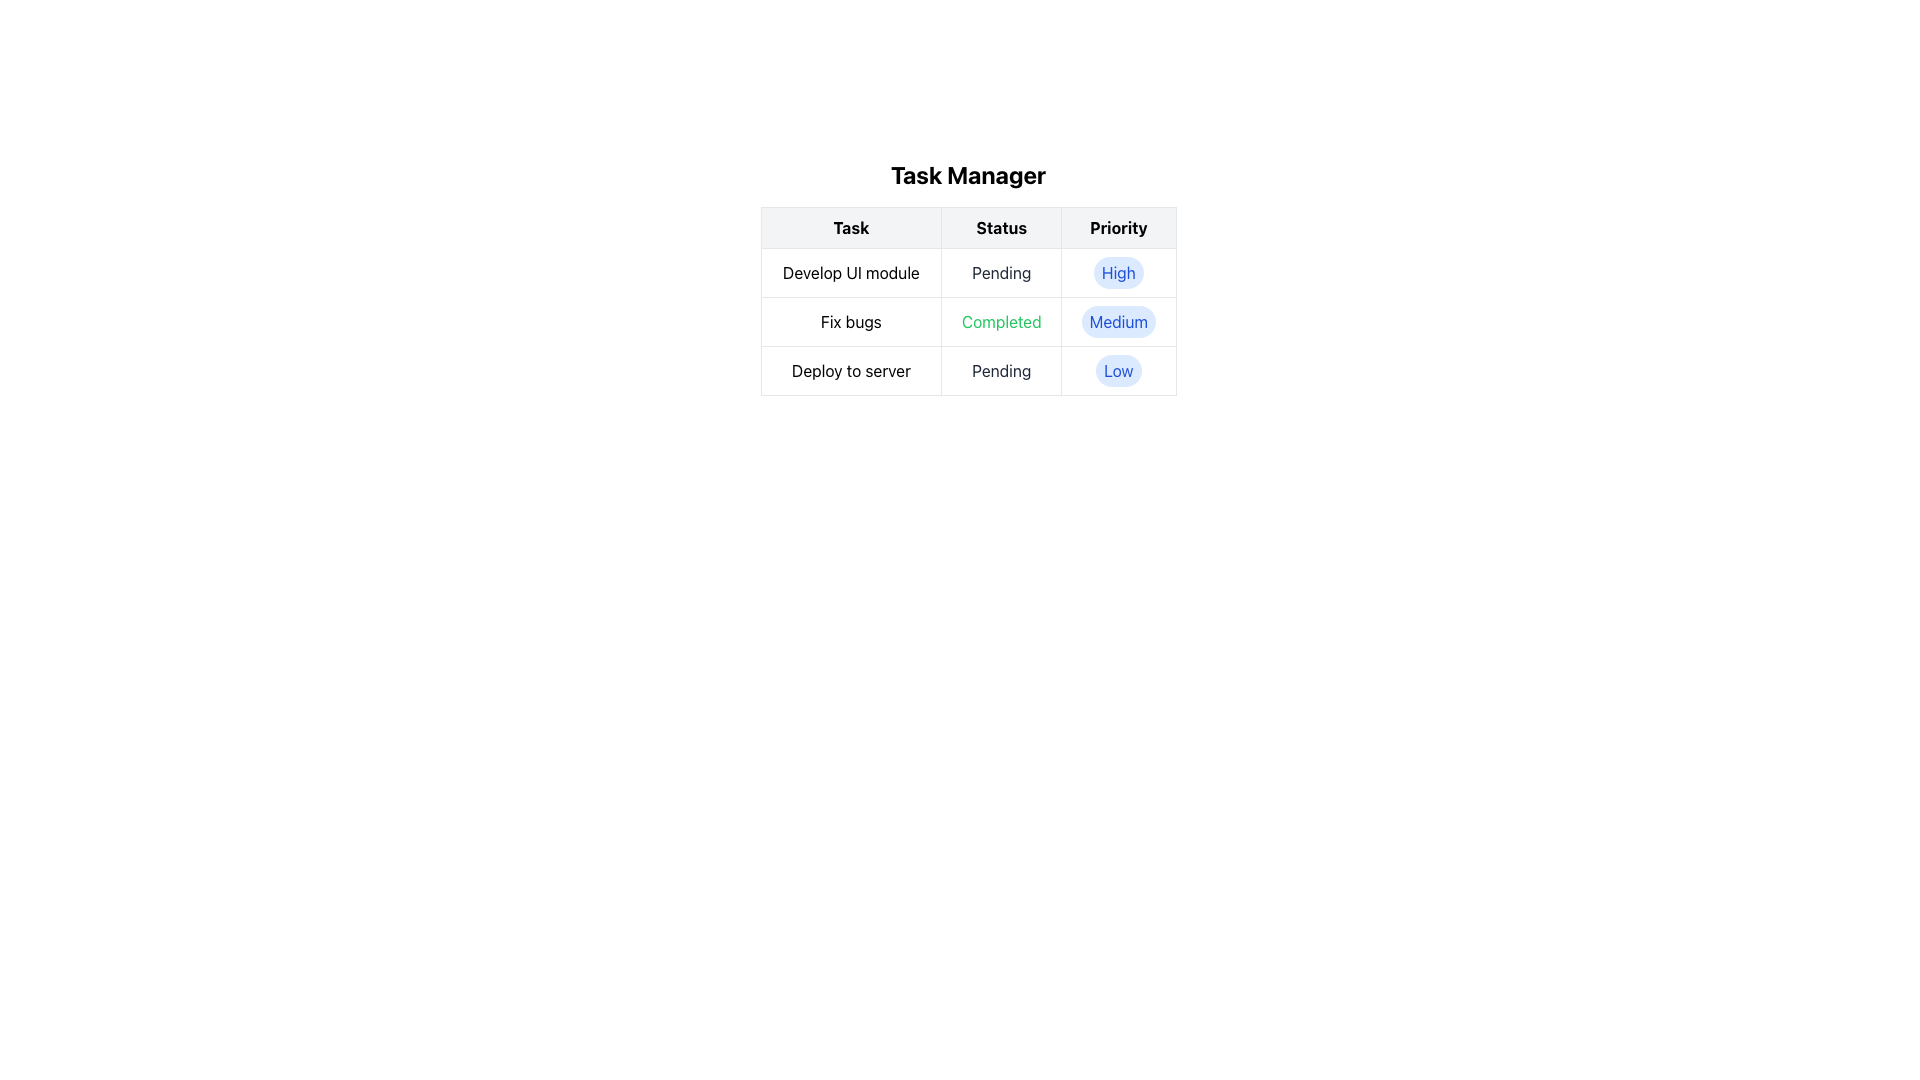 This screenshot has height=1080, width=1920. Describe the element at coordinates (1117, 370) in the screenshot. I see `the badge labeled 'Low' in the Priority column, located in the row for 'Deploy to server'` at that location.